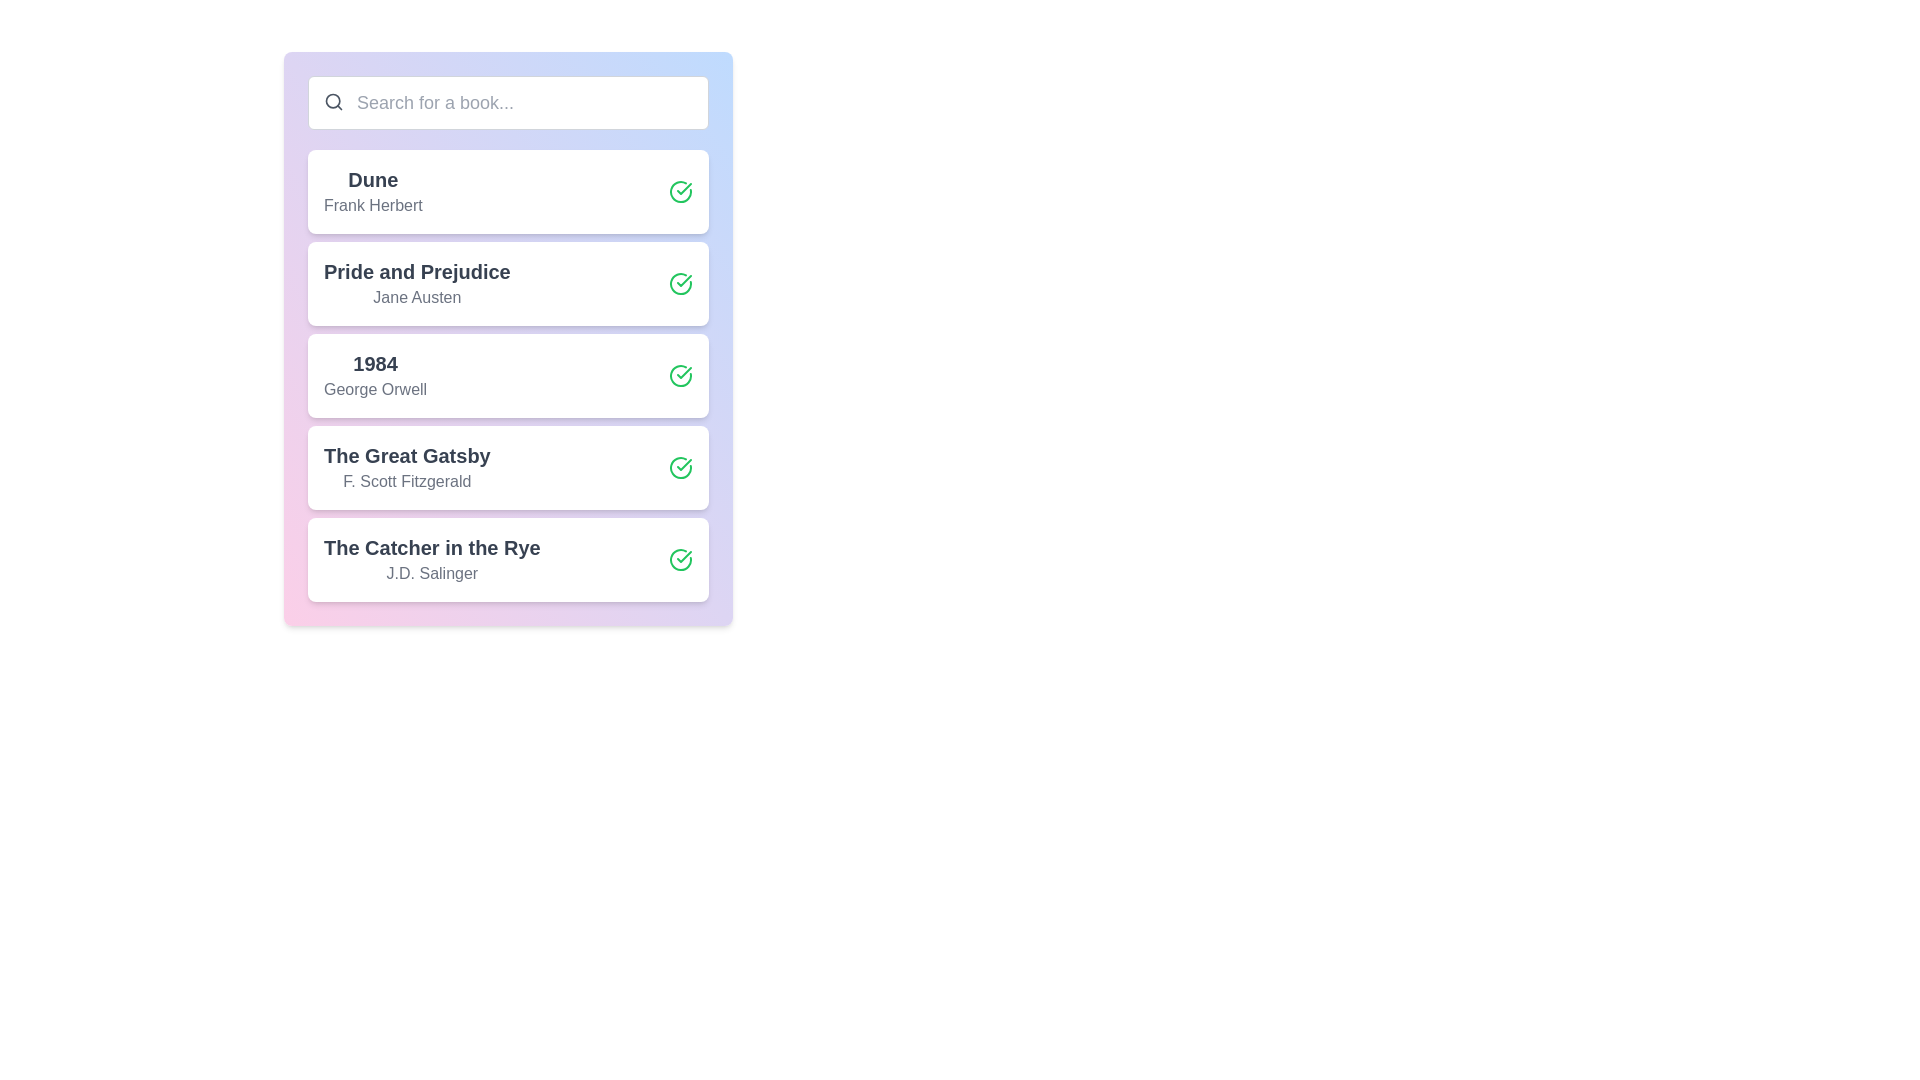 The width and height of the screenshot is (1920, 1080). I want to click on the static text label displaying 'F. Scott Fitzgerald', which is aligned to the left and styled in gray as a subtitle below 'The Great Gatsby', so click(406, 482).